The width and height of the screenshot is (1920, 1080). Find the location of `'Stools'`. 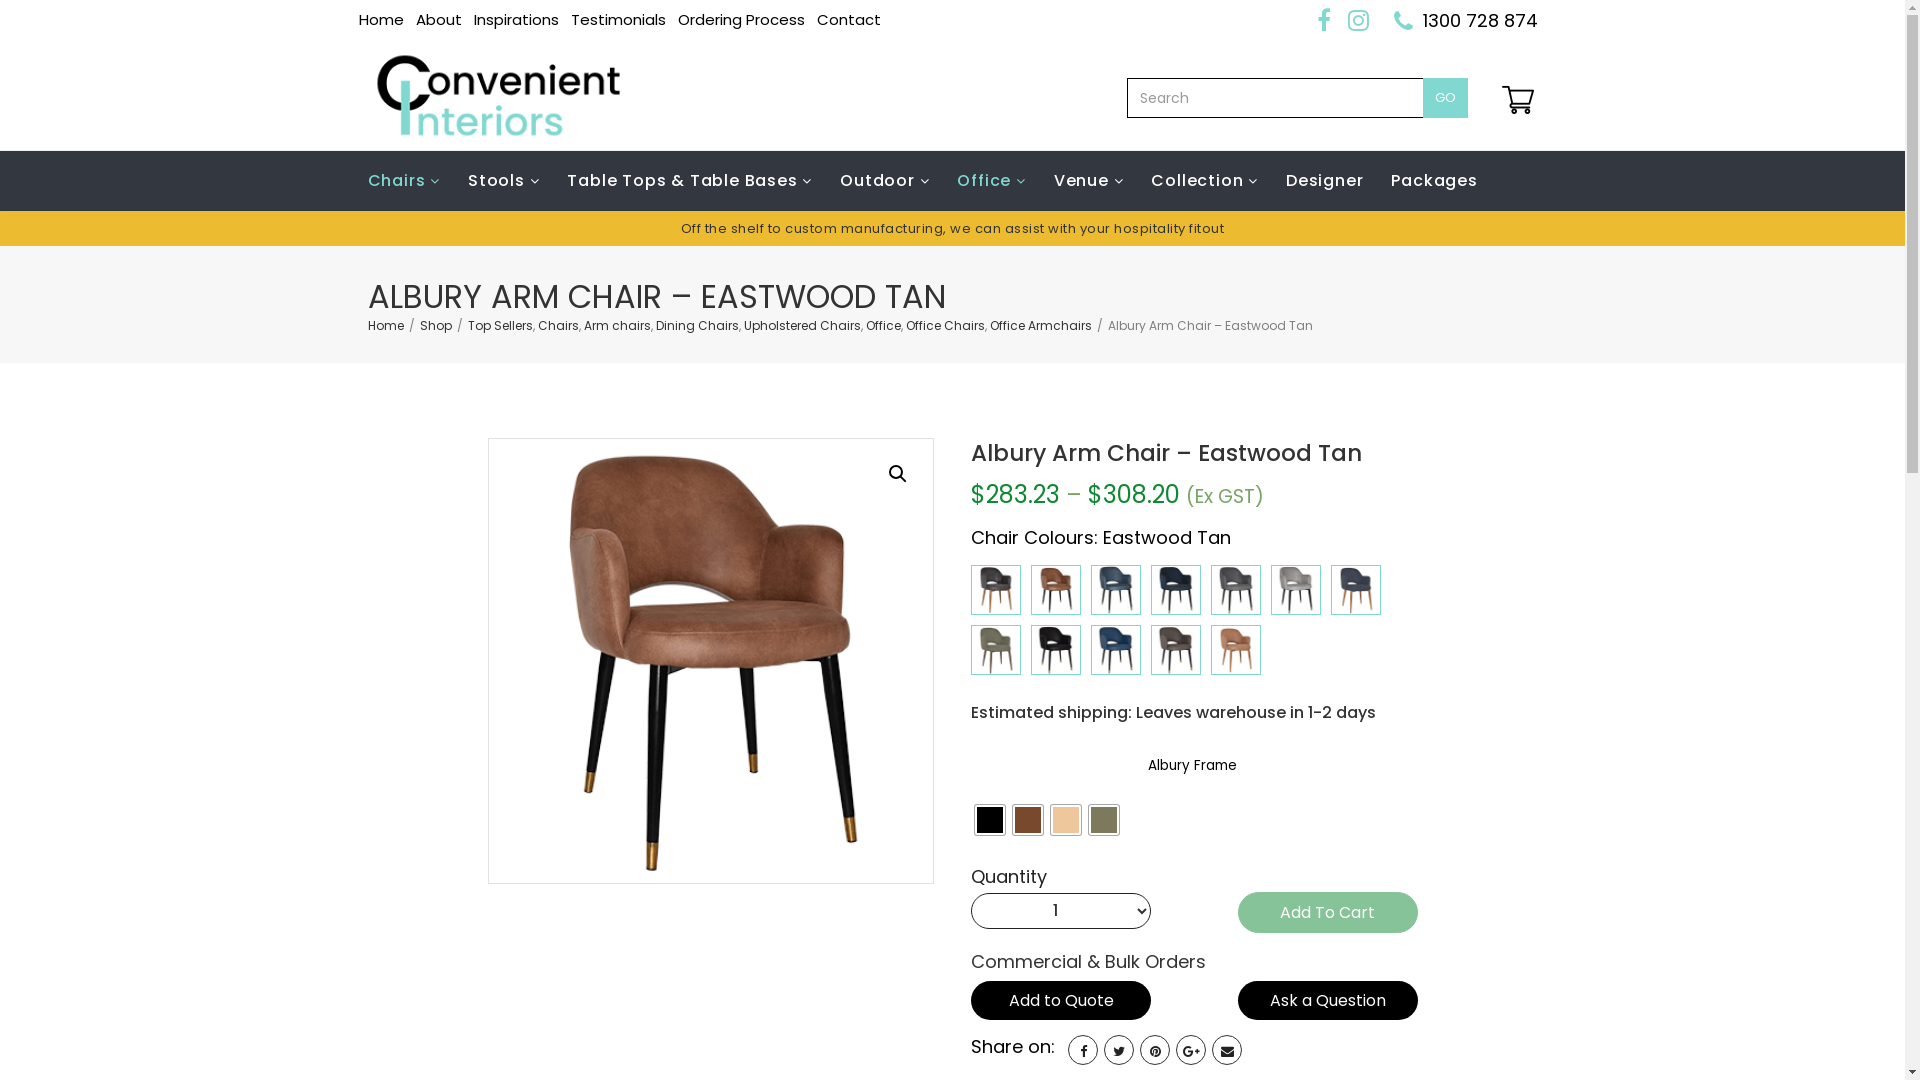

'Stools' is located at coordinates (503, 181).